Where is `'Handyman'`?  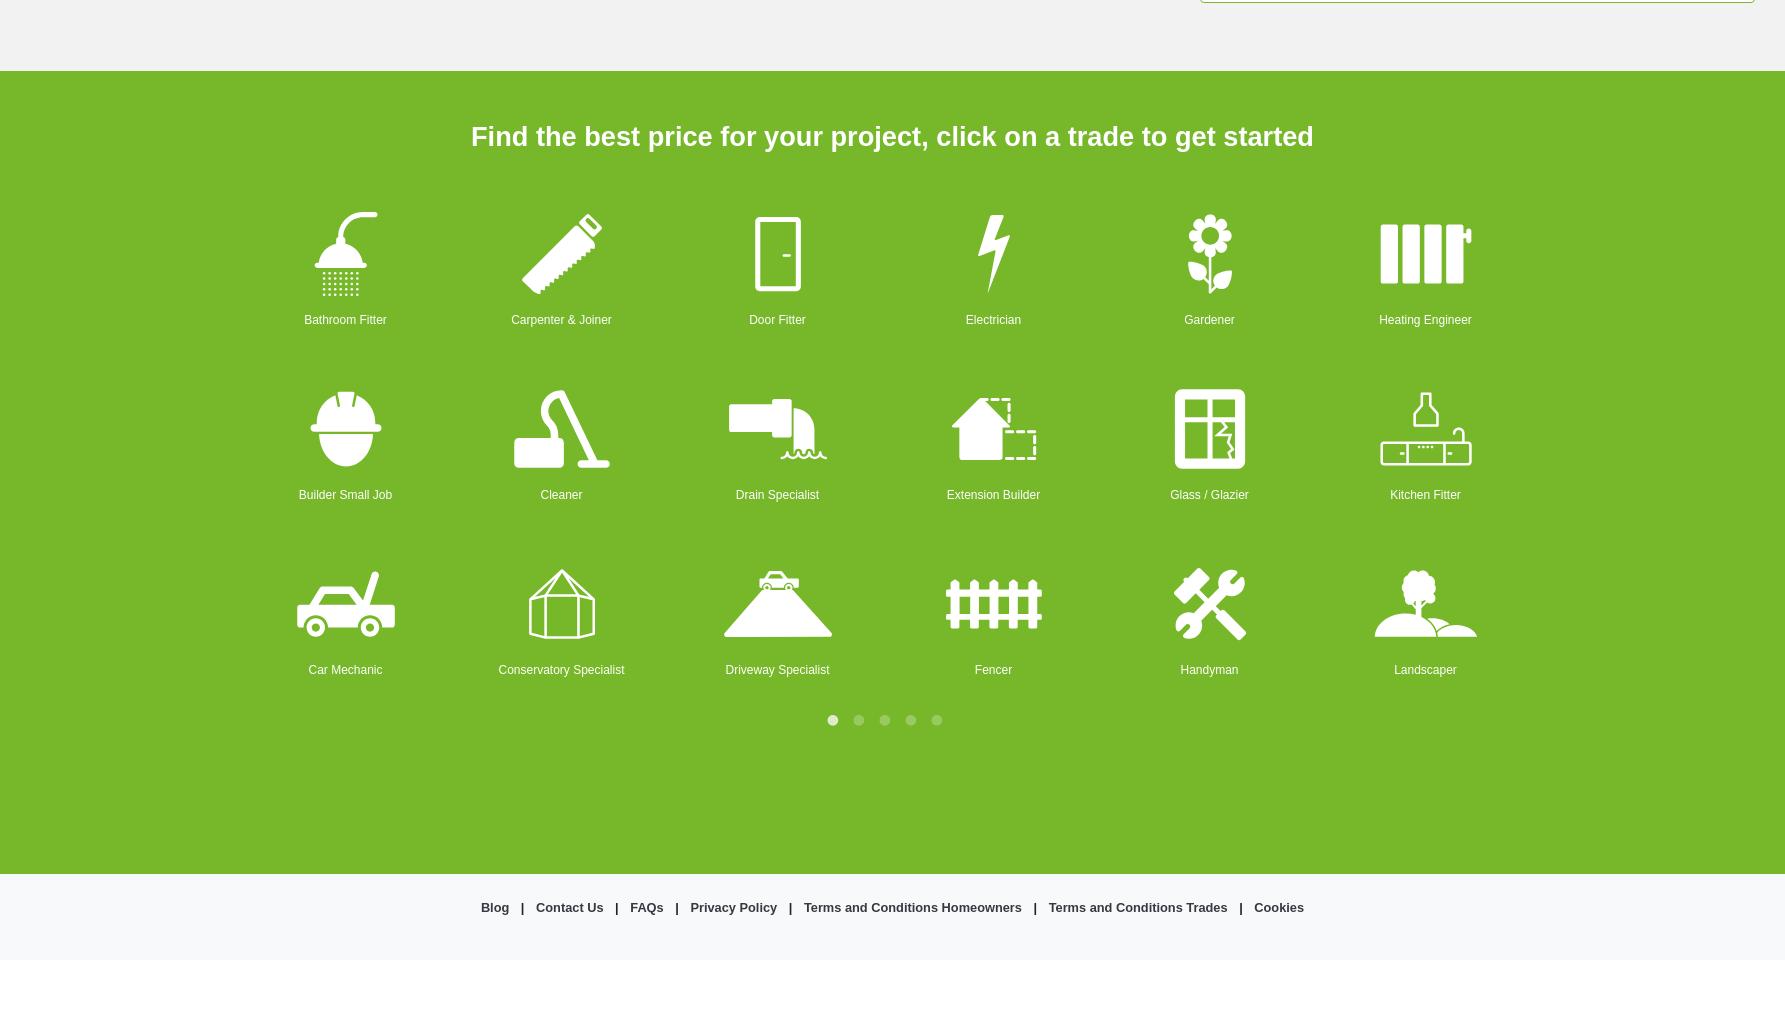 'Handyman' is located at coordinates (1179, 667).